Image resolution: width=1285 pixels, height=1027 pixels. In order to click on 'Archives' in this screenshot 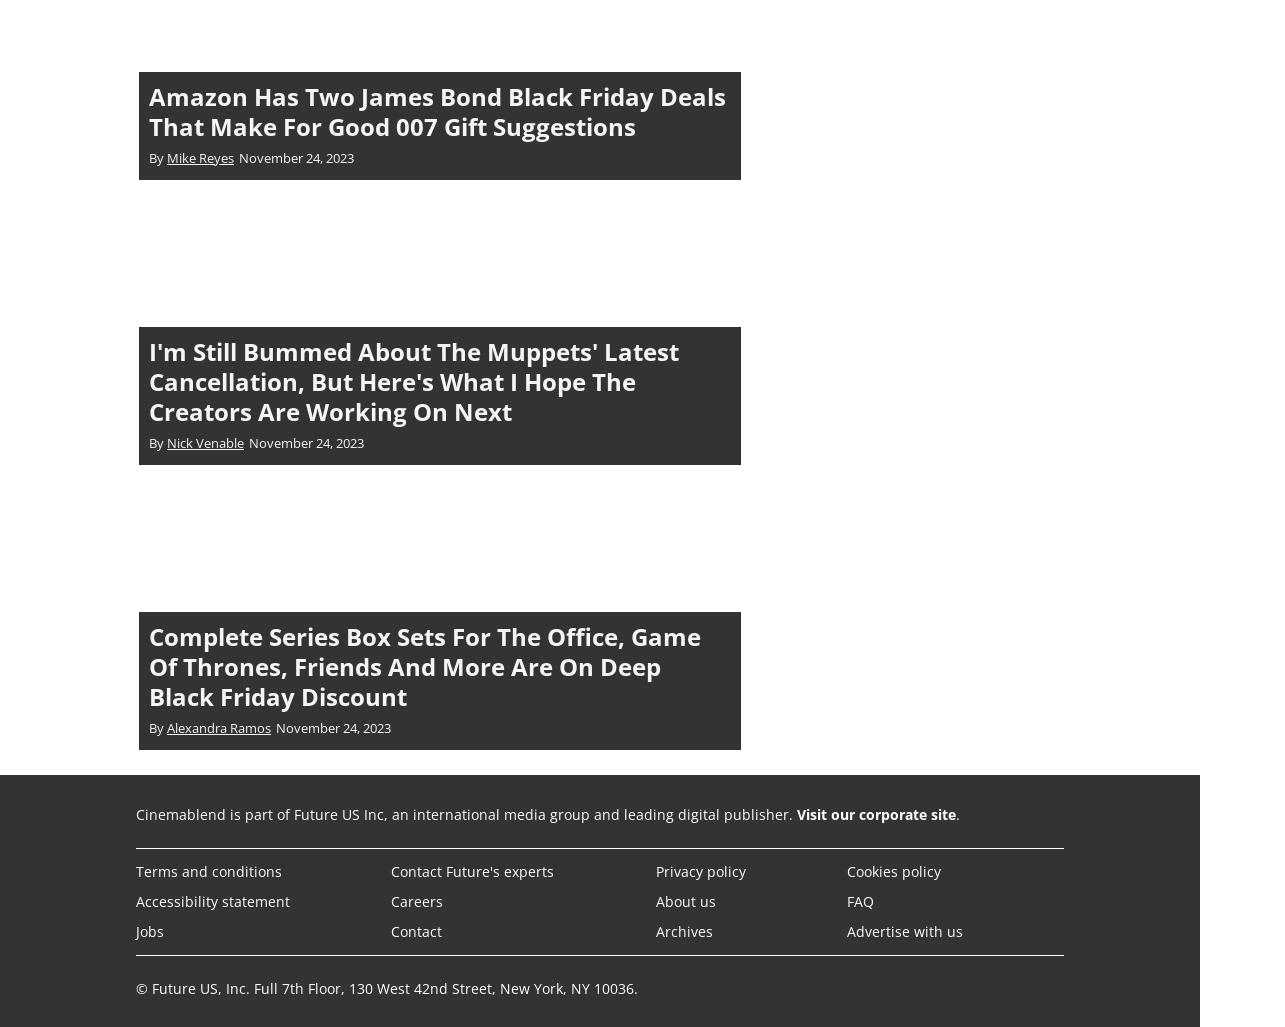, I will do `click(682, 930)`.